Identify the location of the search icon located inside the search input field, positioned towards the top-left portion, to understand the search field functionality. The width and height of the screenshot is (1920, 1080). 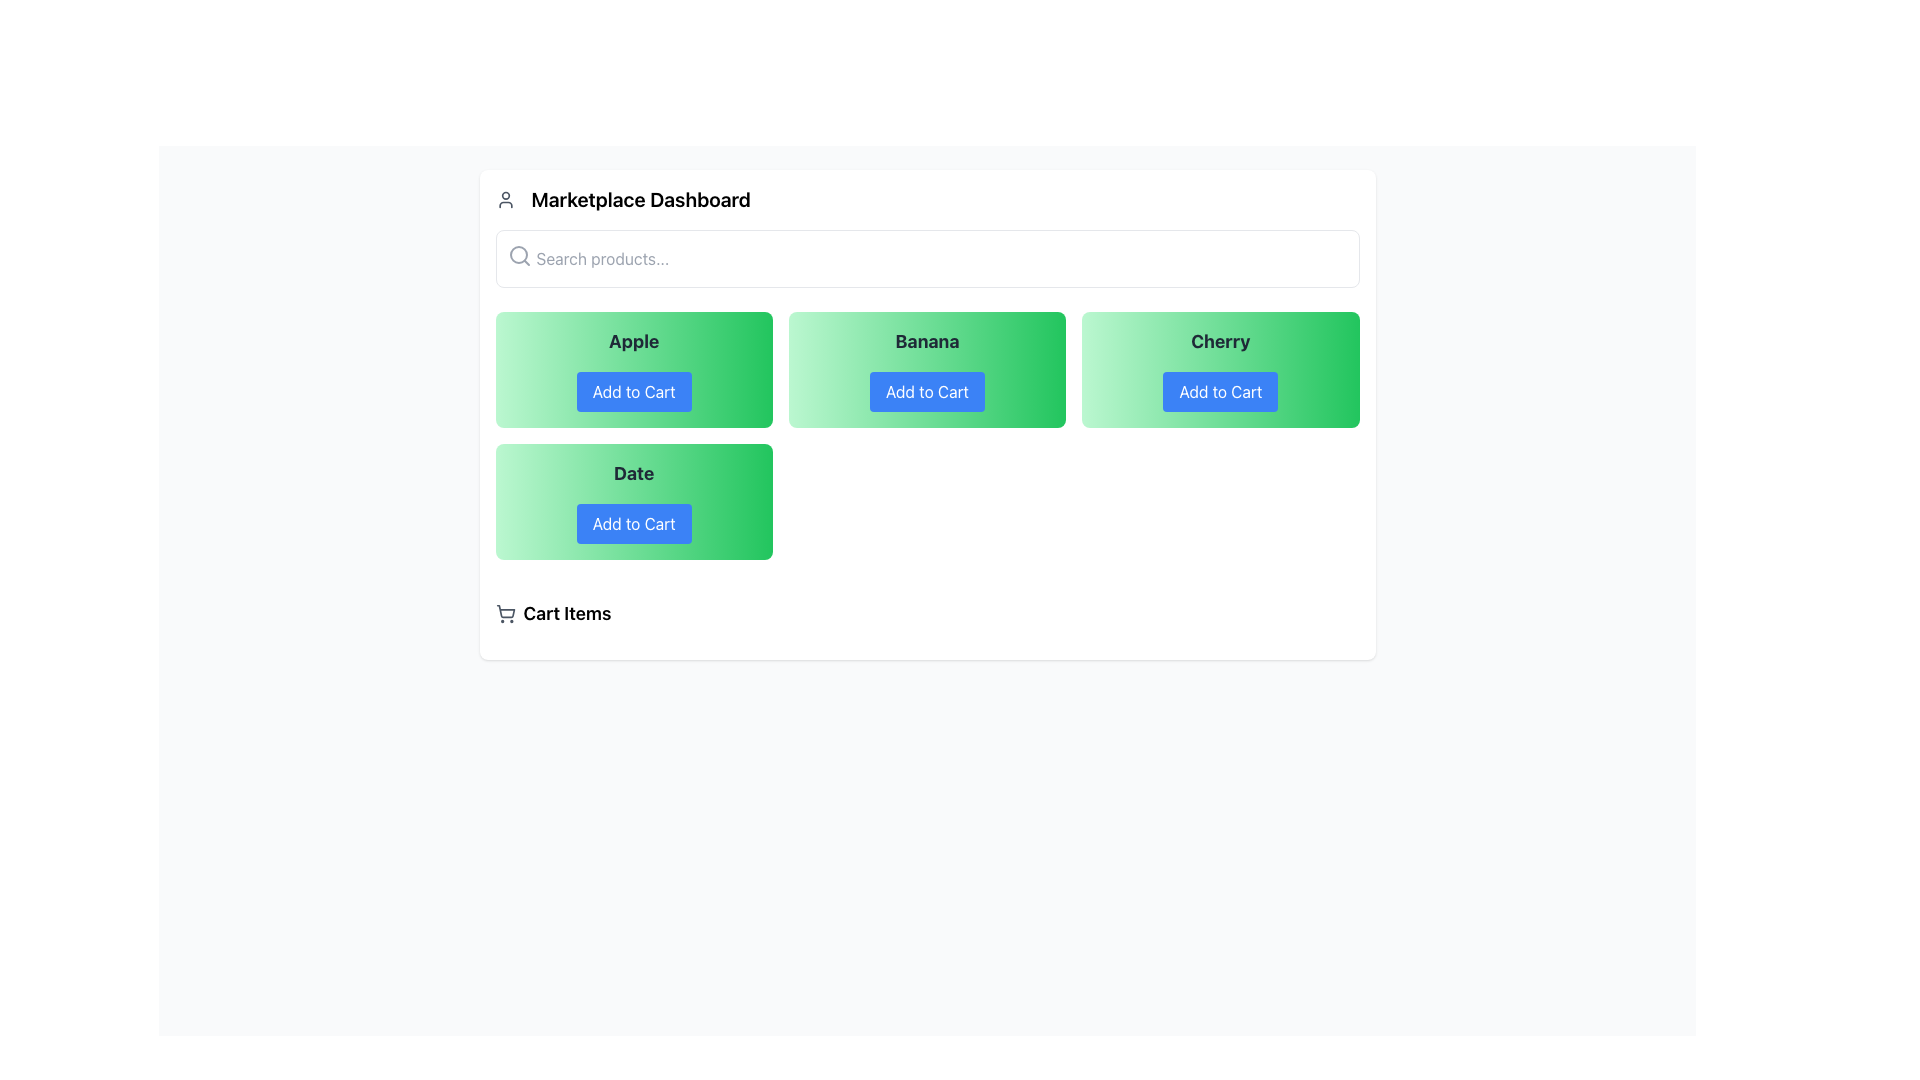
(519, 254).